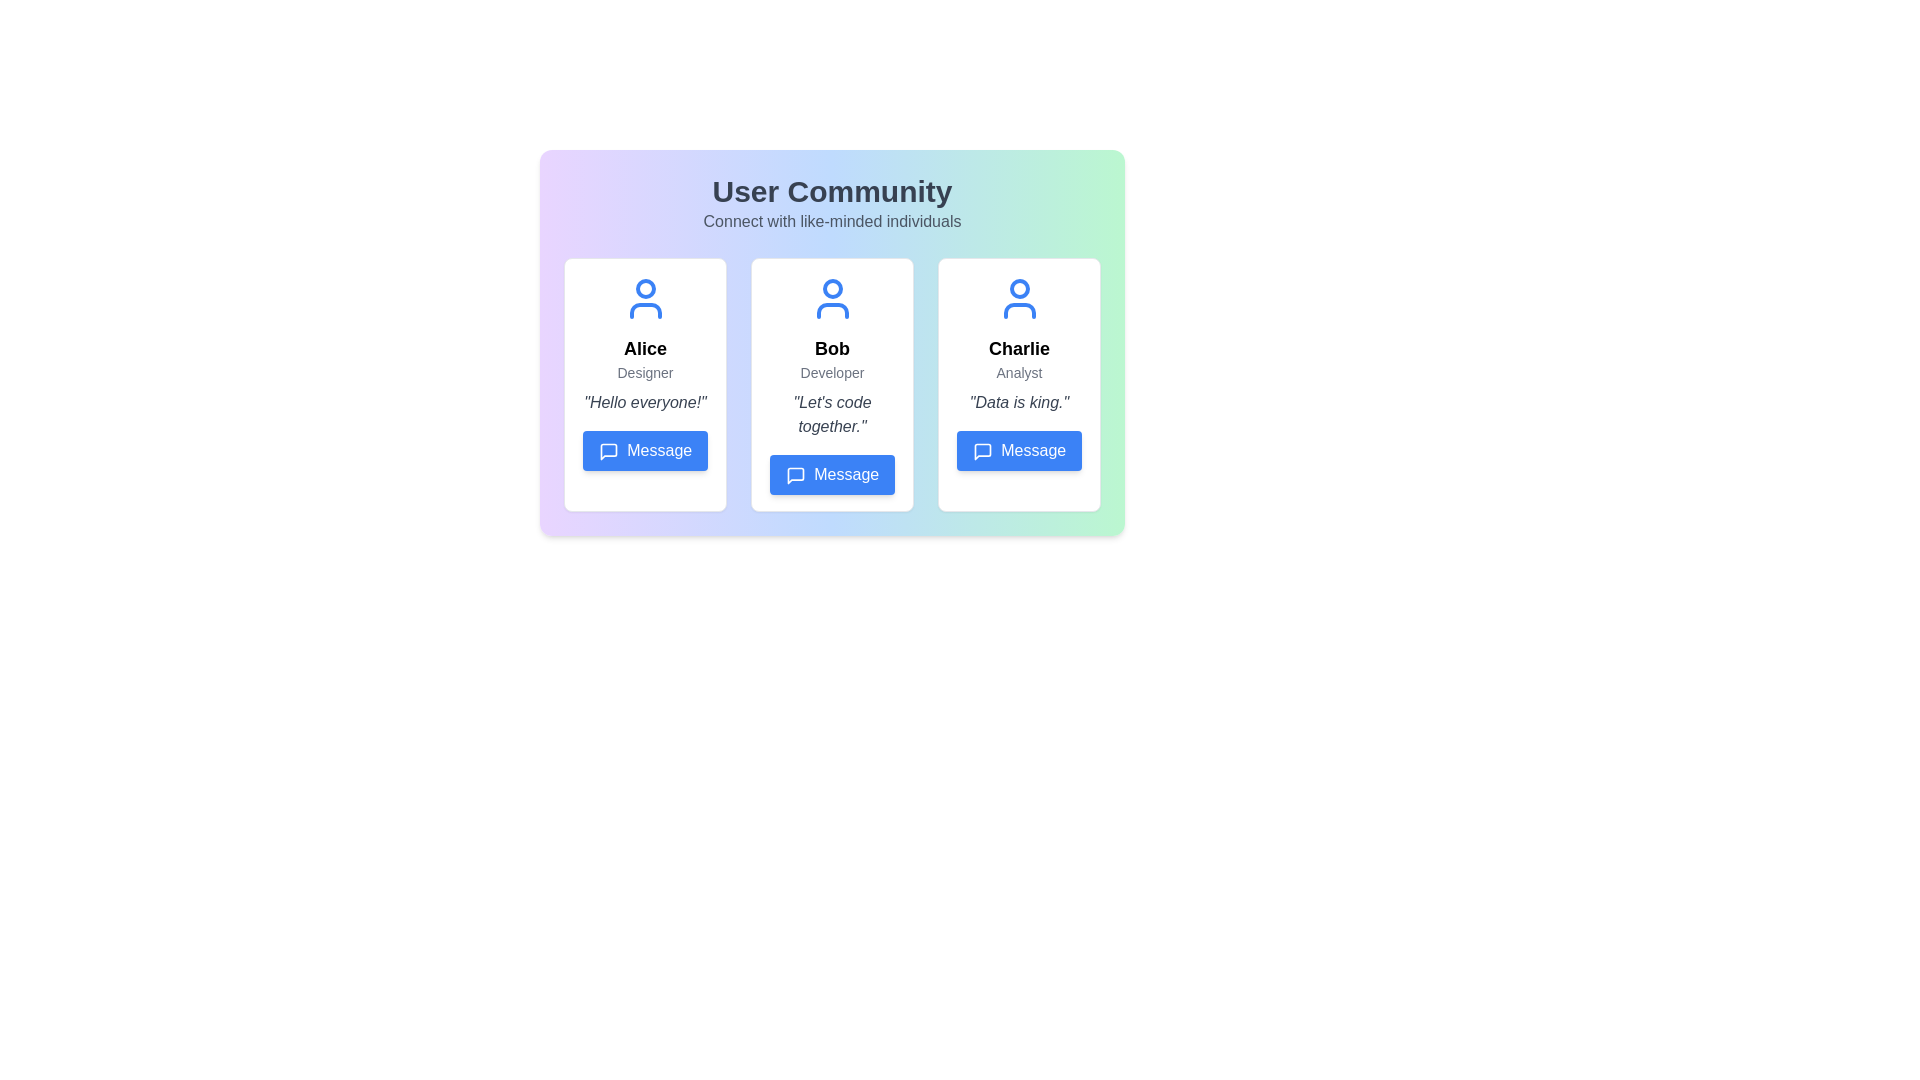 This screenshot has height=1080, width=1920. What do you see at coordinates (832, 222) in the screenshot?
I see `the static text element located directly below the 'User Community' title, which serves as a subheading or descriptive text` at bounding box center [832, 222].